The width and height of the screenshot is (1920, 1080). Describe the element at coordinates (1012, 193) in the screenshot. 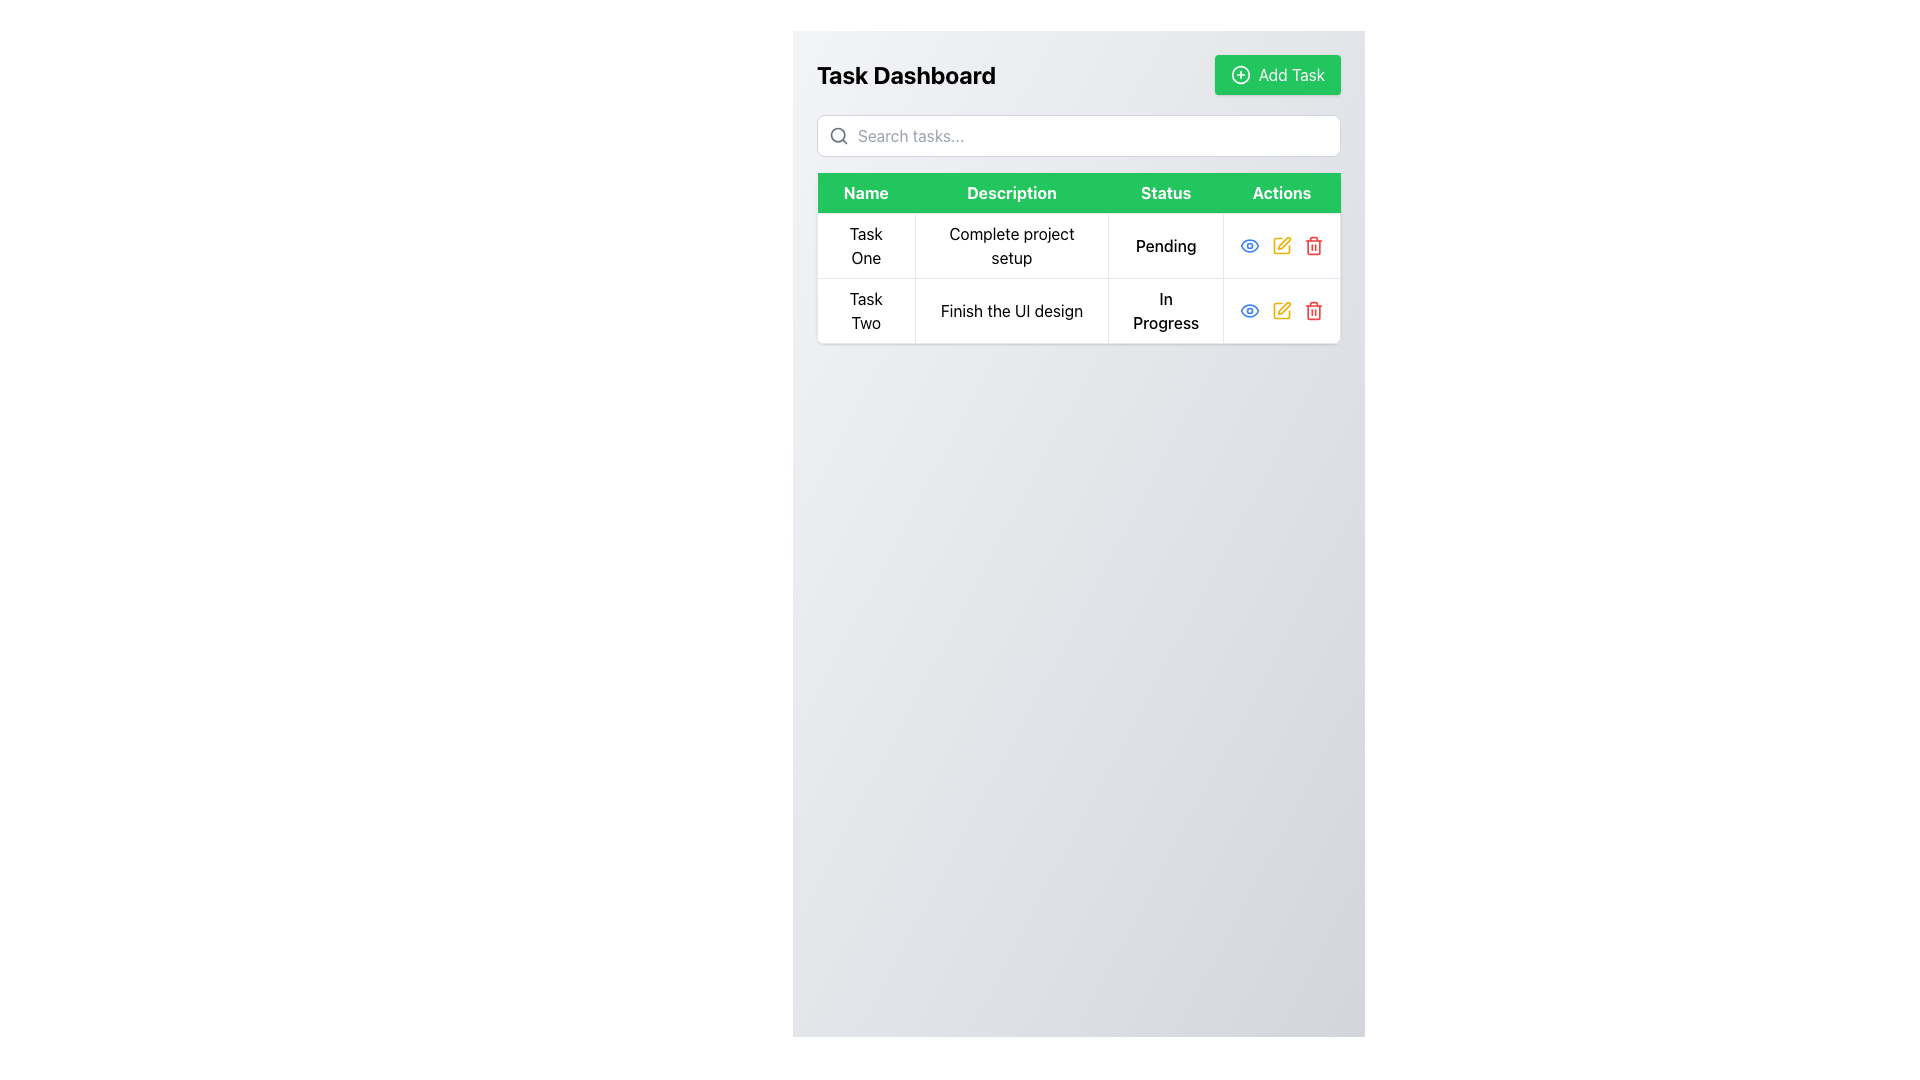

I see `the Table Column Header displaying 'Description' in white text on a green background, located in the second column of the header row` at that location.